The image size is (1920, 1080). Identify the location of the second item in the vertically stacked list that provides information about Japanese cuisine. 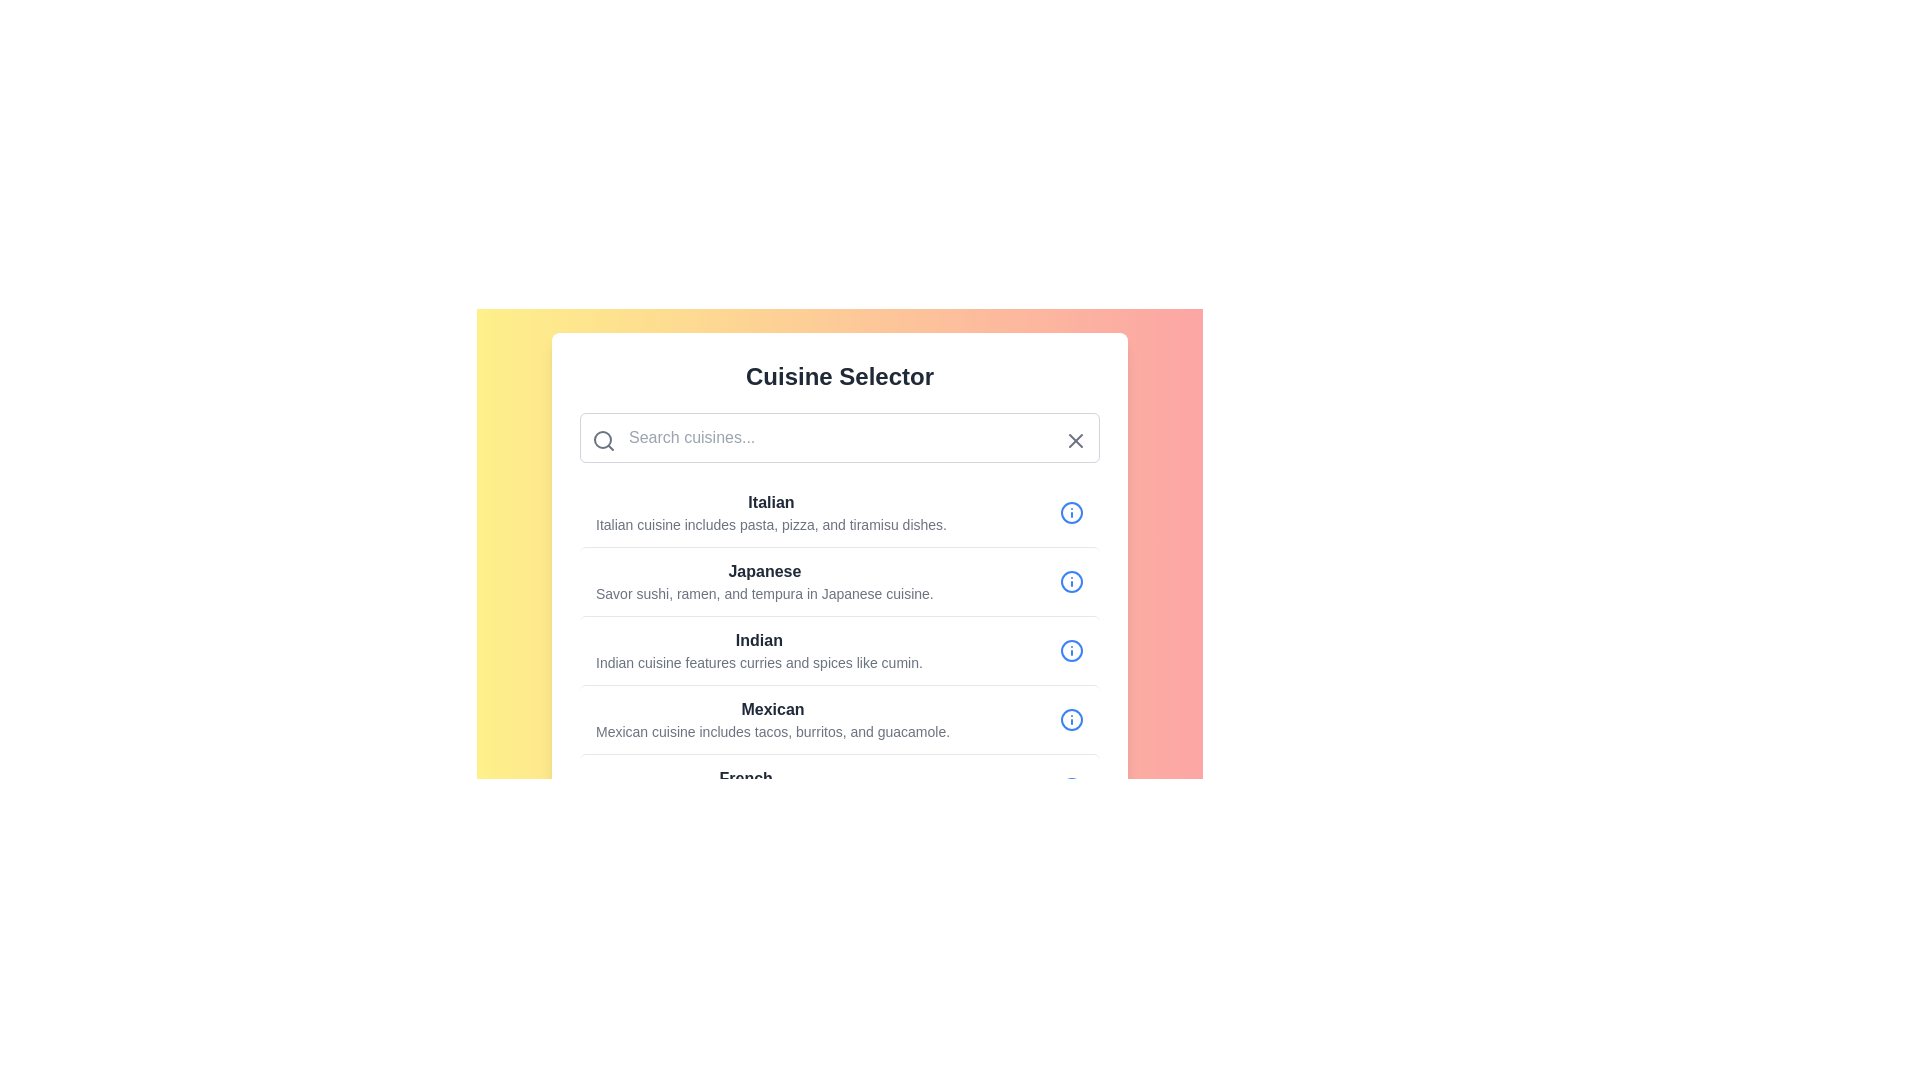
(840, 590).